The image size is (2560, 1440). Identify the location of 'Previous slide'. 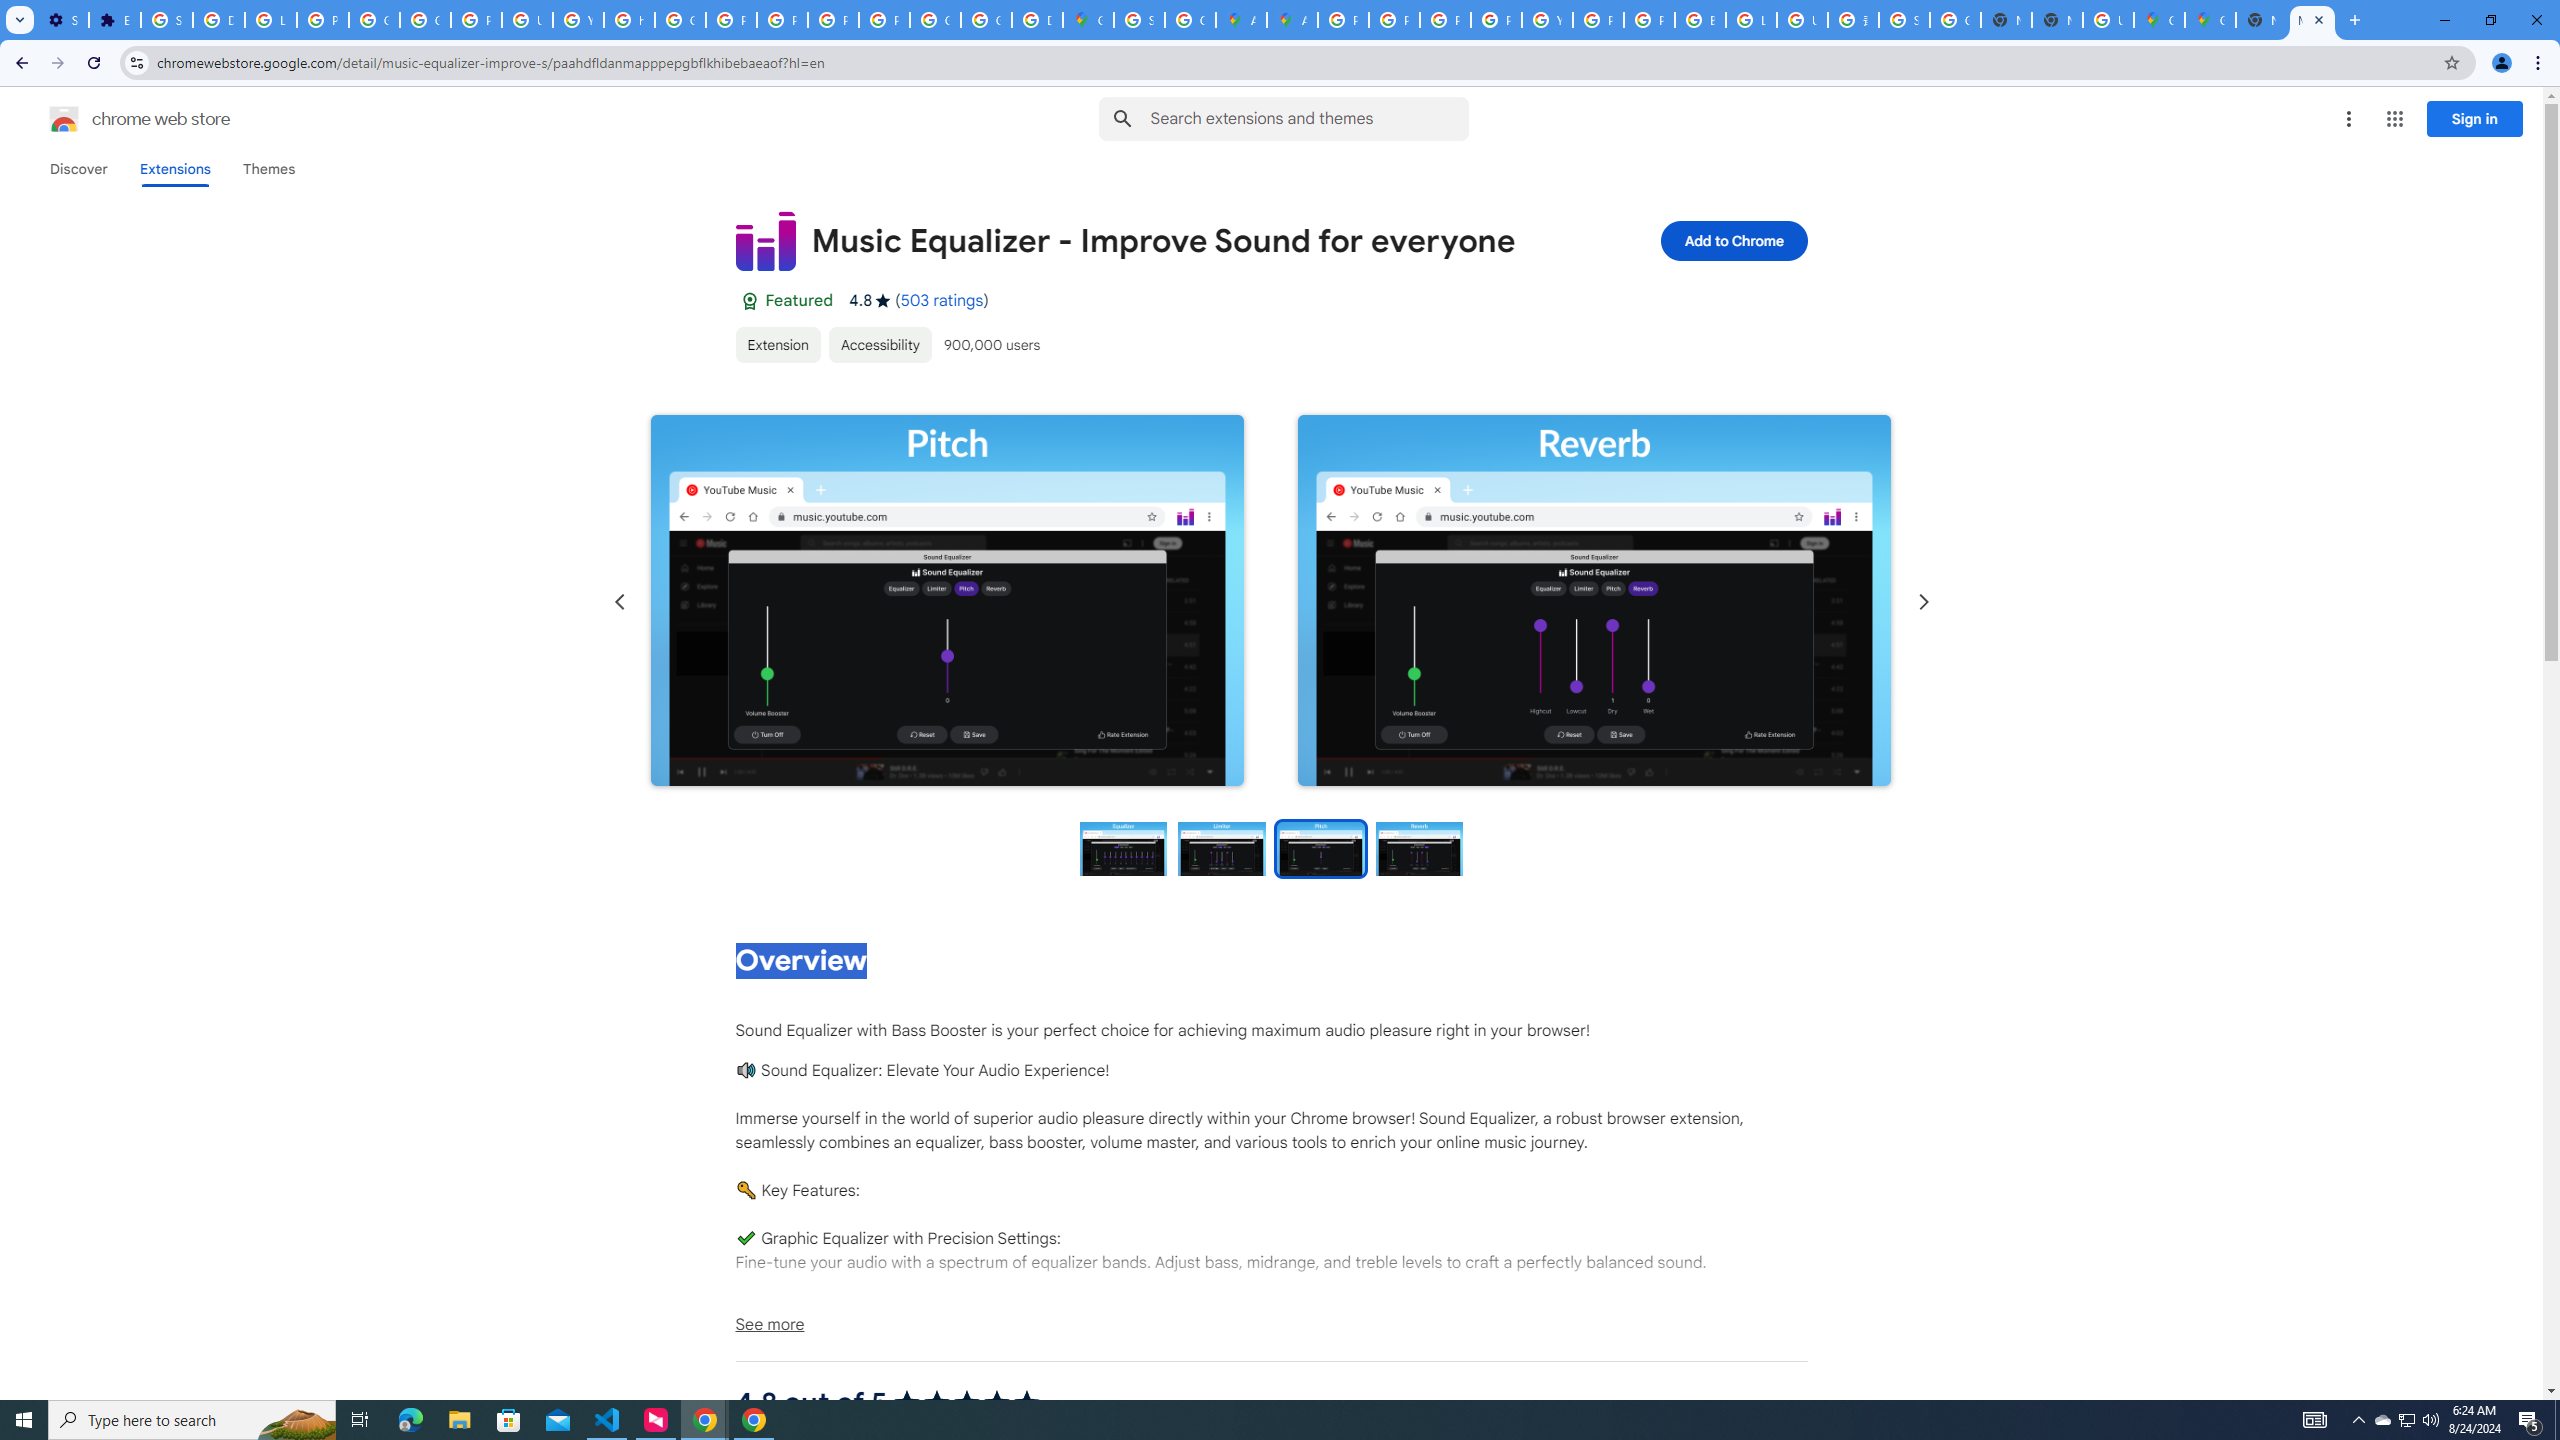
(619, 601).